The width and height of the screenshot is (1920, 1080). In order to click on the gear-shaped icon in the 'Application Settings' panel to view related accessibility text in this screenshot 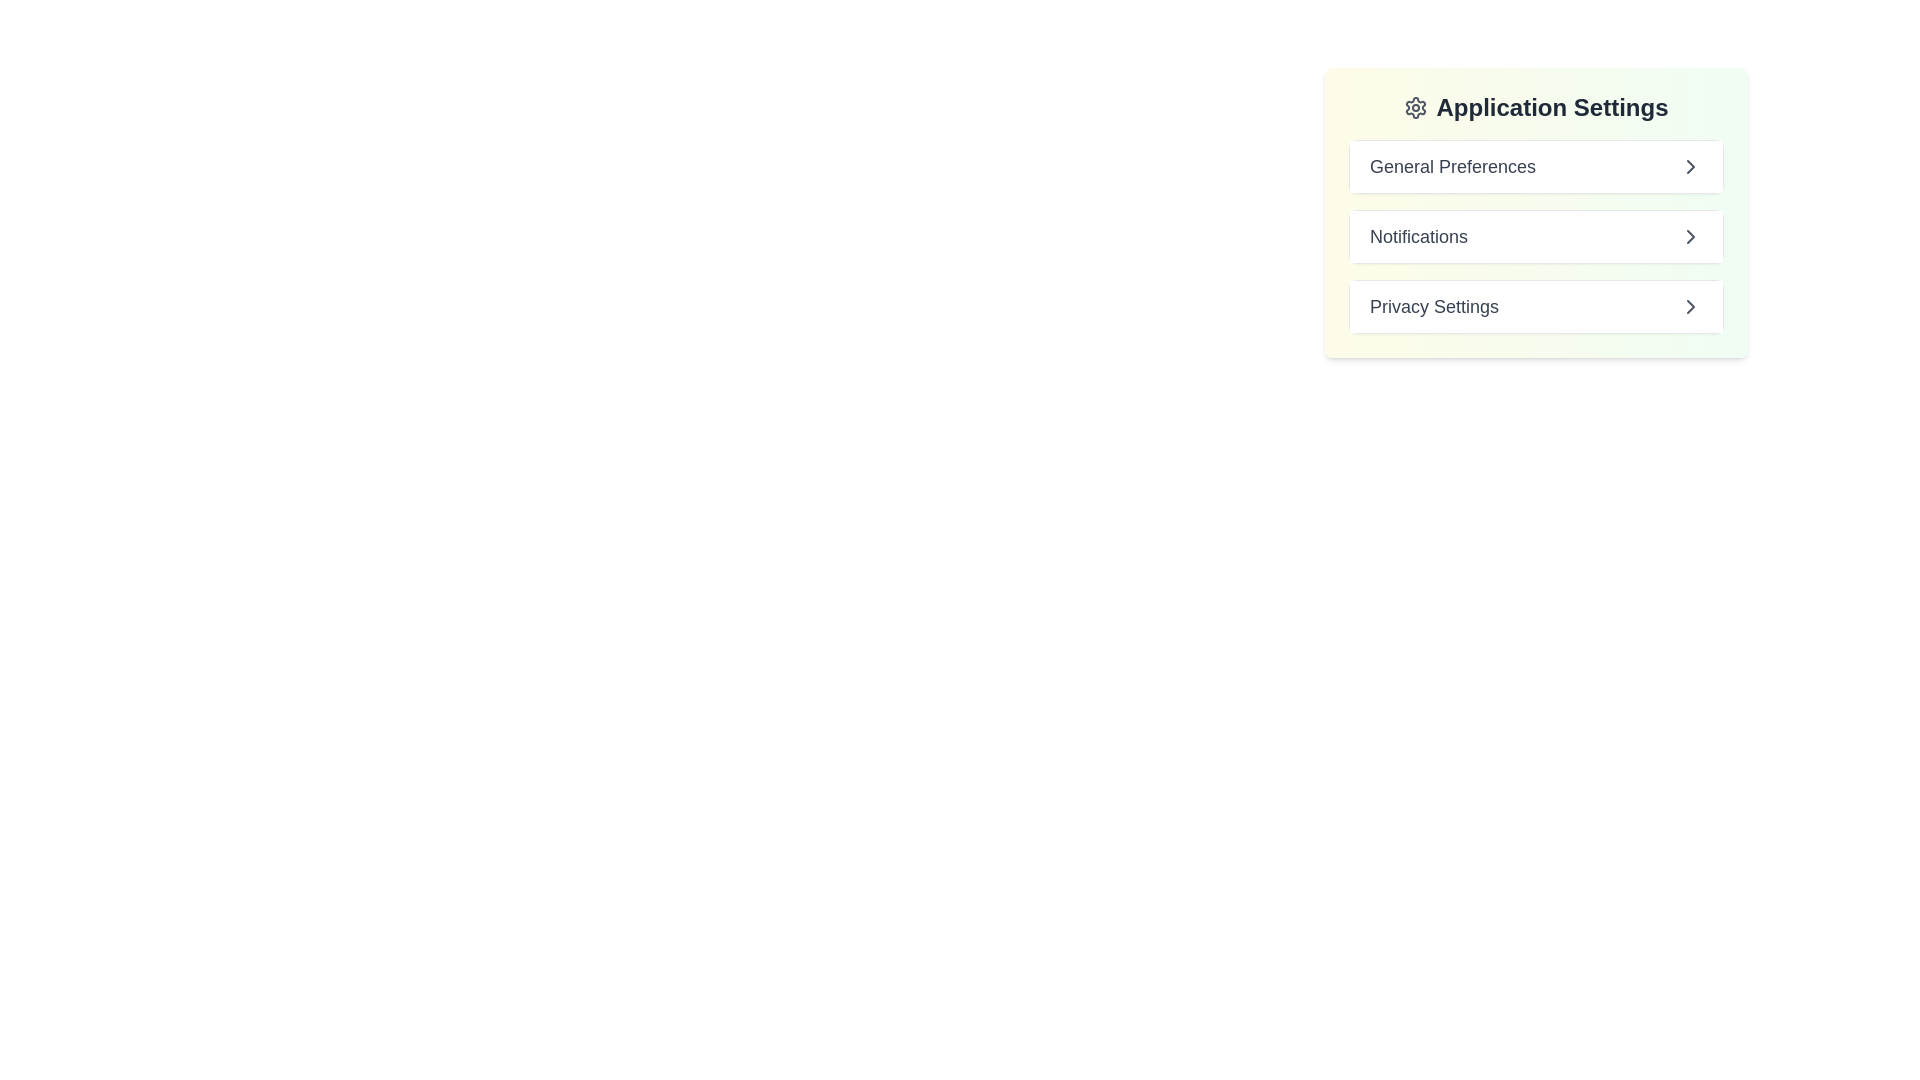, I will do `click(1415, 108)`.